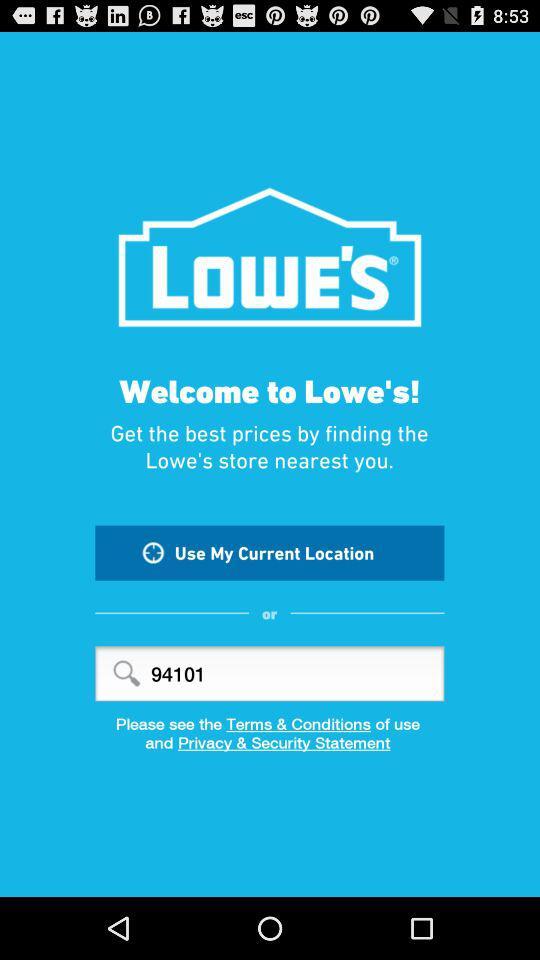 The image size is (540, 960). What do you see at coordinates (270, 722) in the screenshot?
I see `the please see the icon` at bounding box center [270, 722].